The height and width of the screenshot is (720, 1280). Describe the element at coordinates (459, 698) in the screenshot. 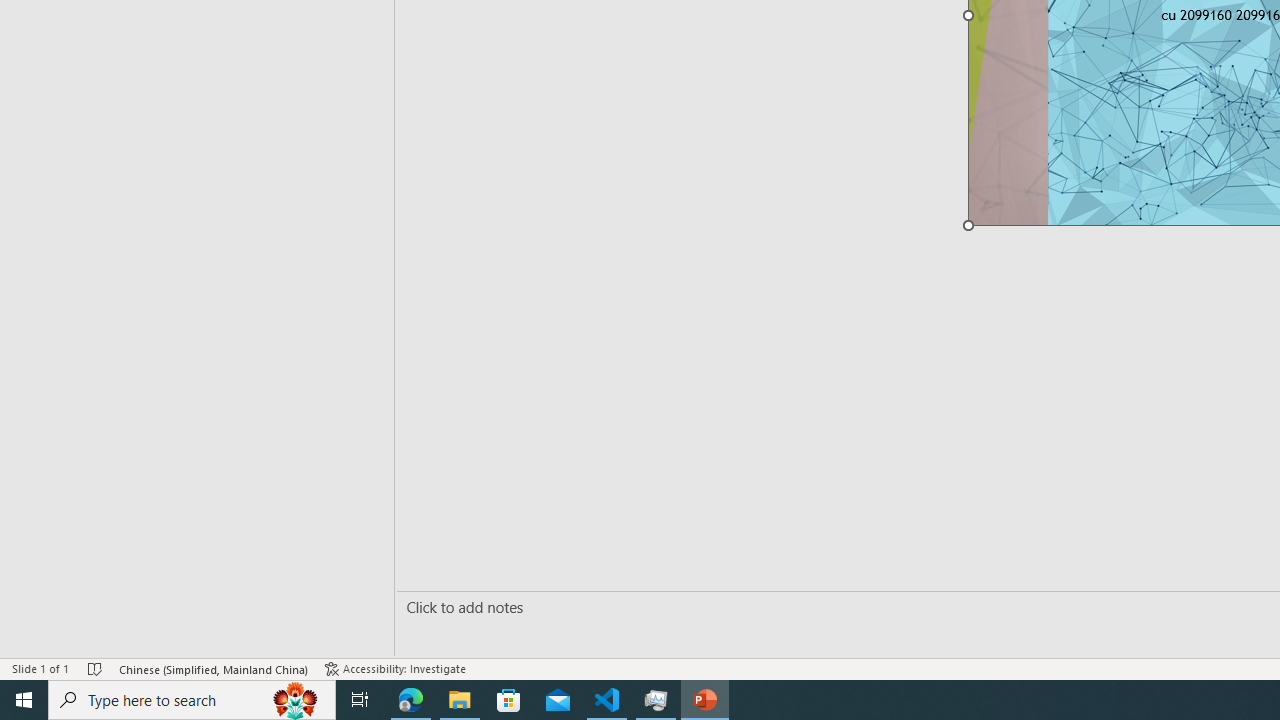

I see `'File Explorer - 1 running window'` at that location.